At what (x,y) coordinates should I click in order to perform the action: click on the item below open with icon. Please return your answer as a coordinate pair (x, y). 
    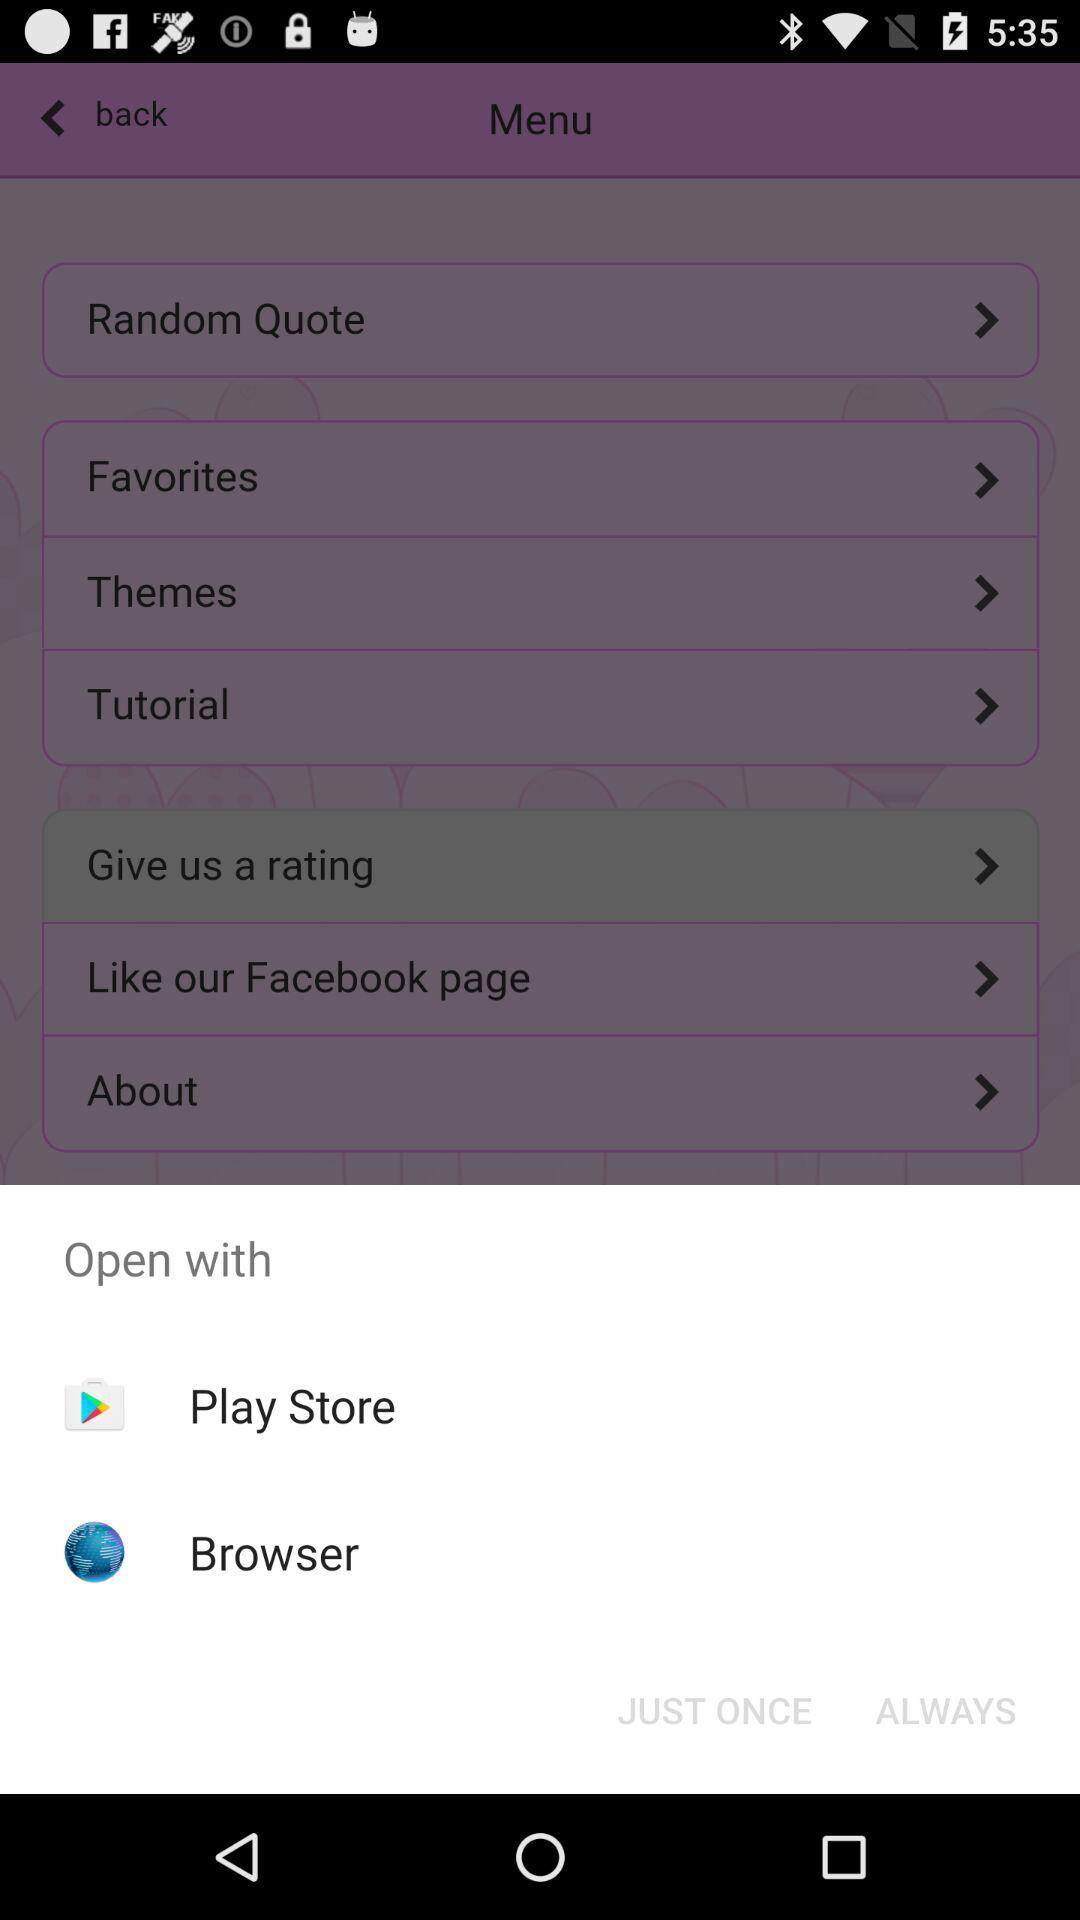
    Looking at the image, I should click on (713, 1708).